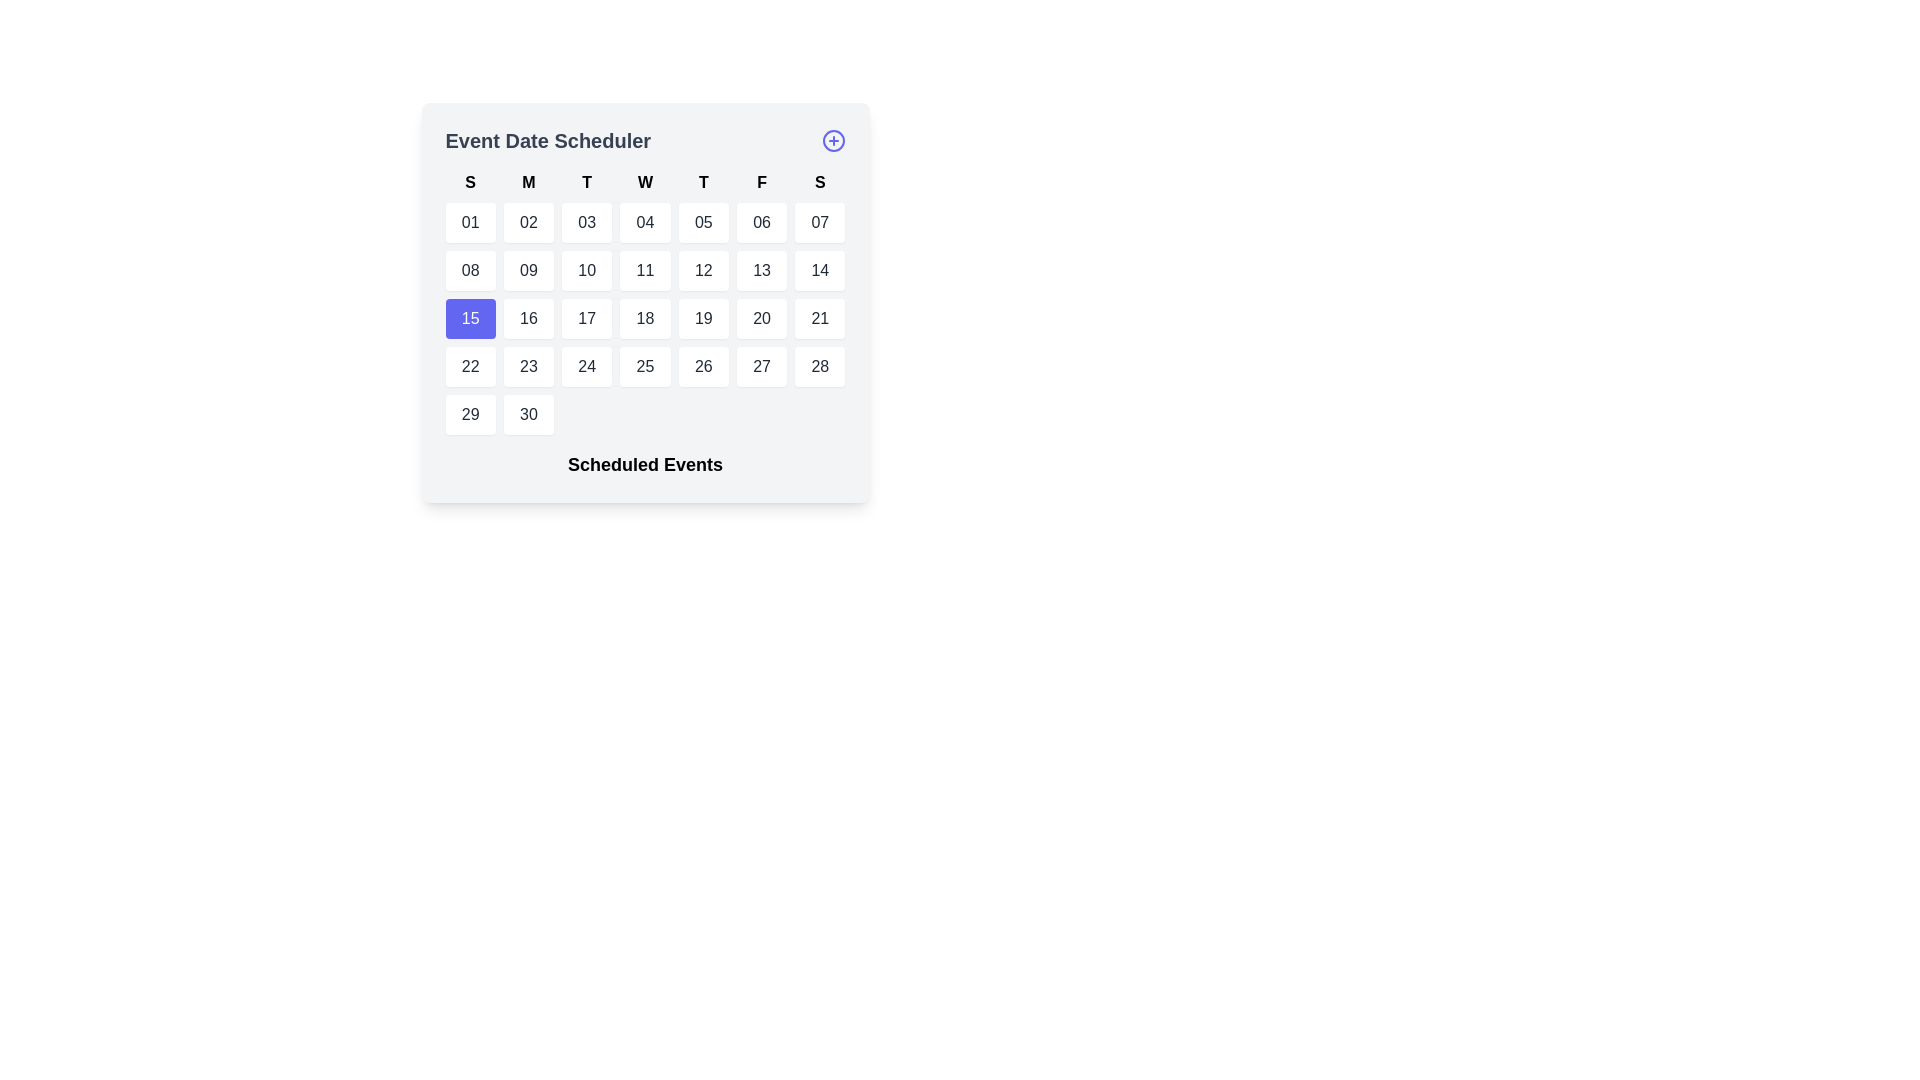  Describe the element at coordinates (469, 318) in the screenshot. I see `the selectable calendar day marked '15' which has a blue background and white text` at that location.